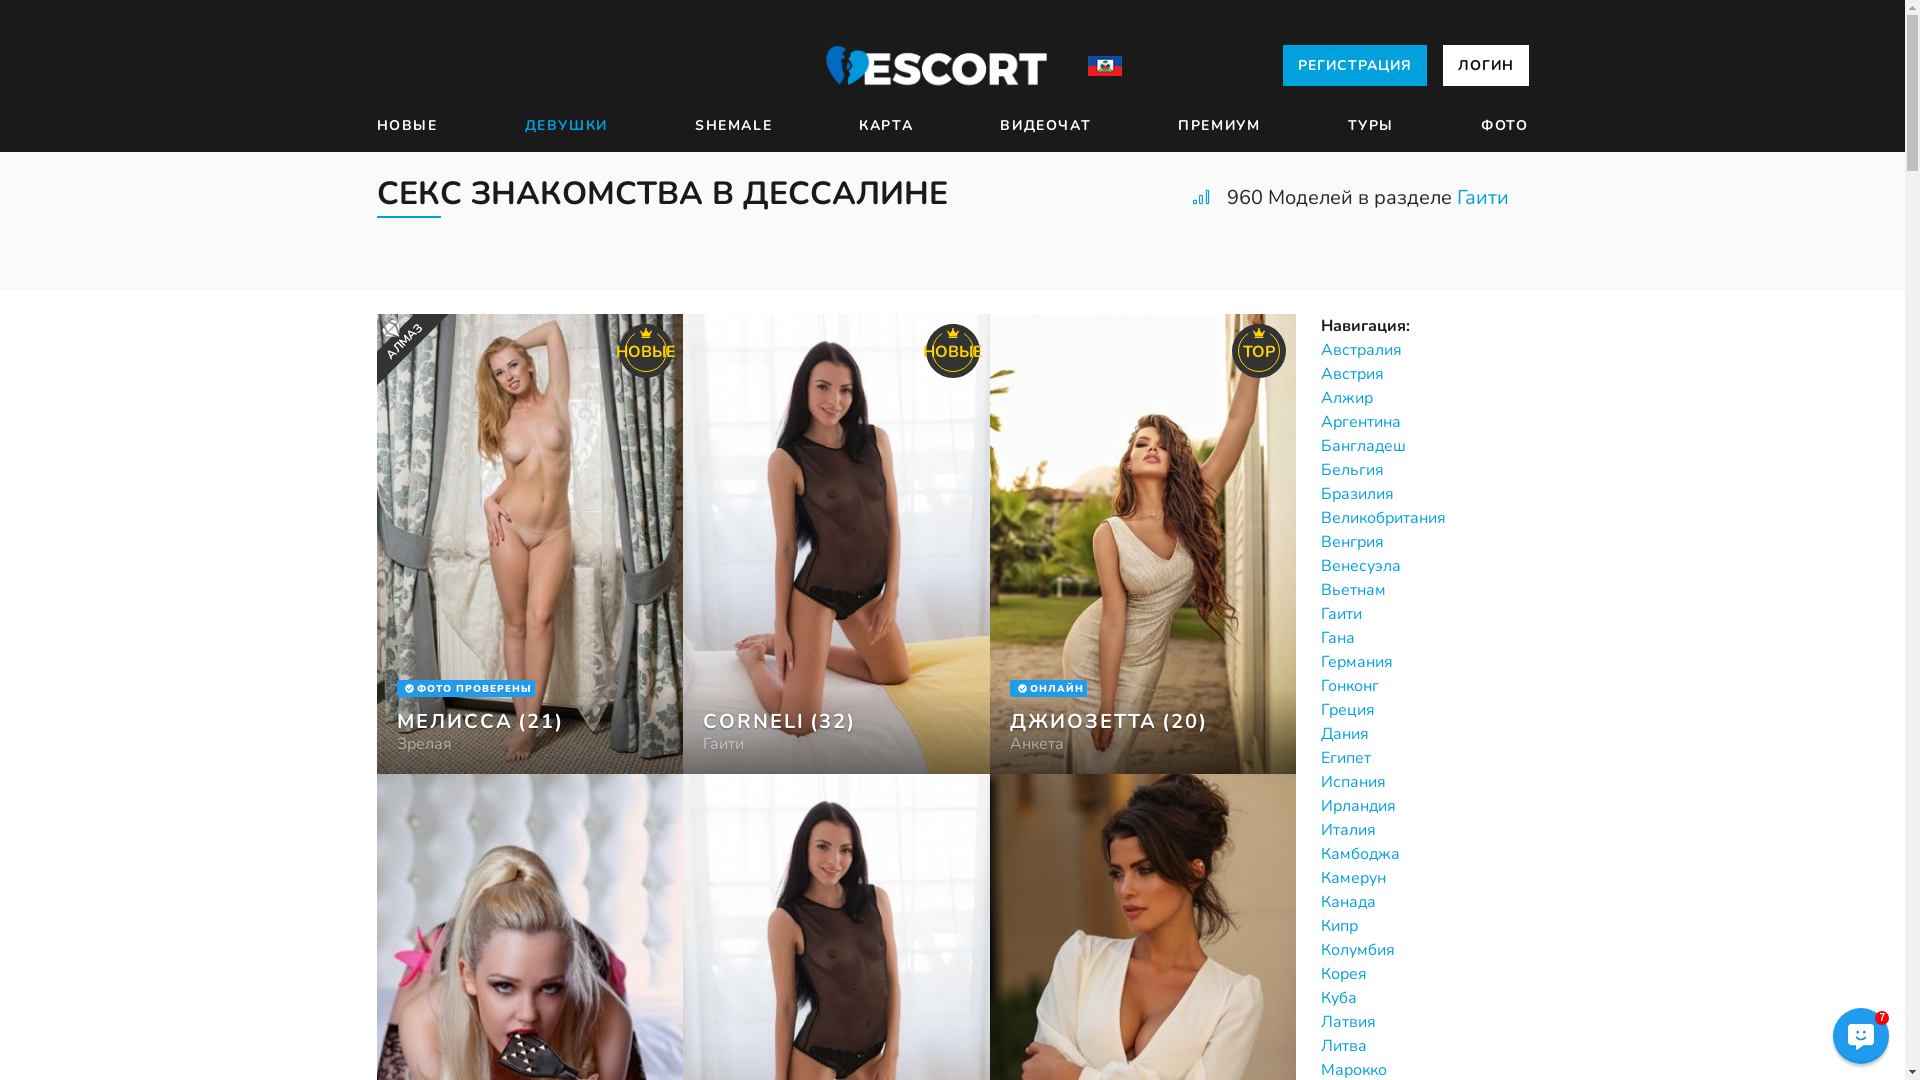 The height and width of the screenshot is (1080, 1920). I want to click on 'SHEMALE', so click(732, 125).